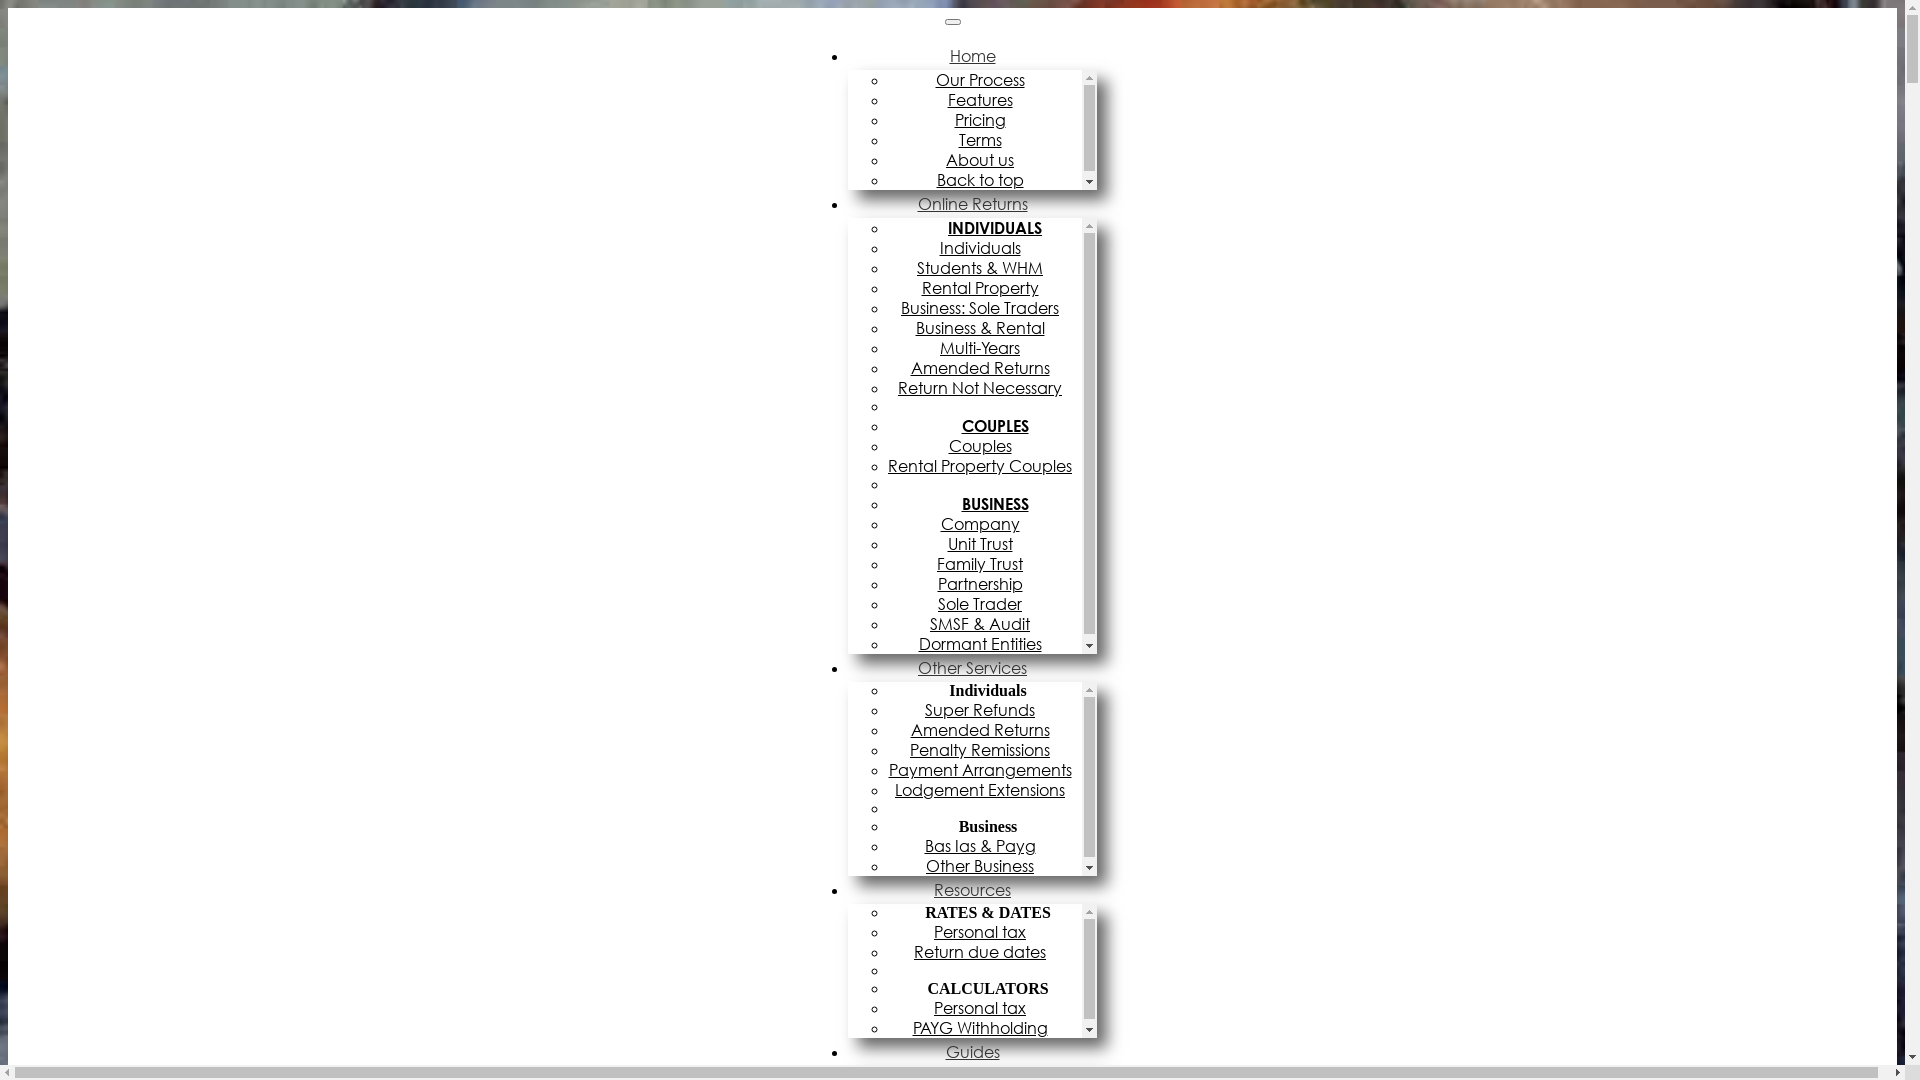 This screenshot has width=1920, height=1080. I want to click on 'Business: Sole Traders', so click(984, 308).